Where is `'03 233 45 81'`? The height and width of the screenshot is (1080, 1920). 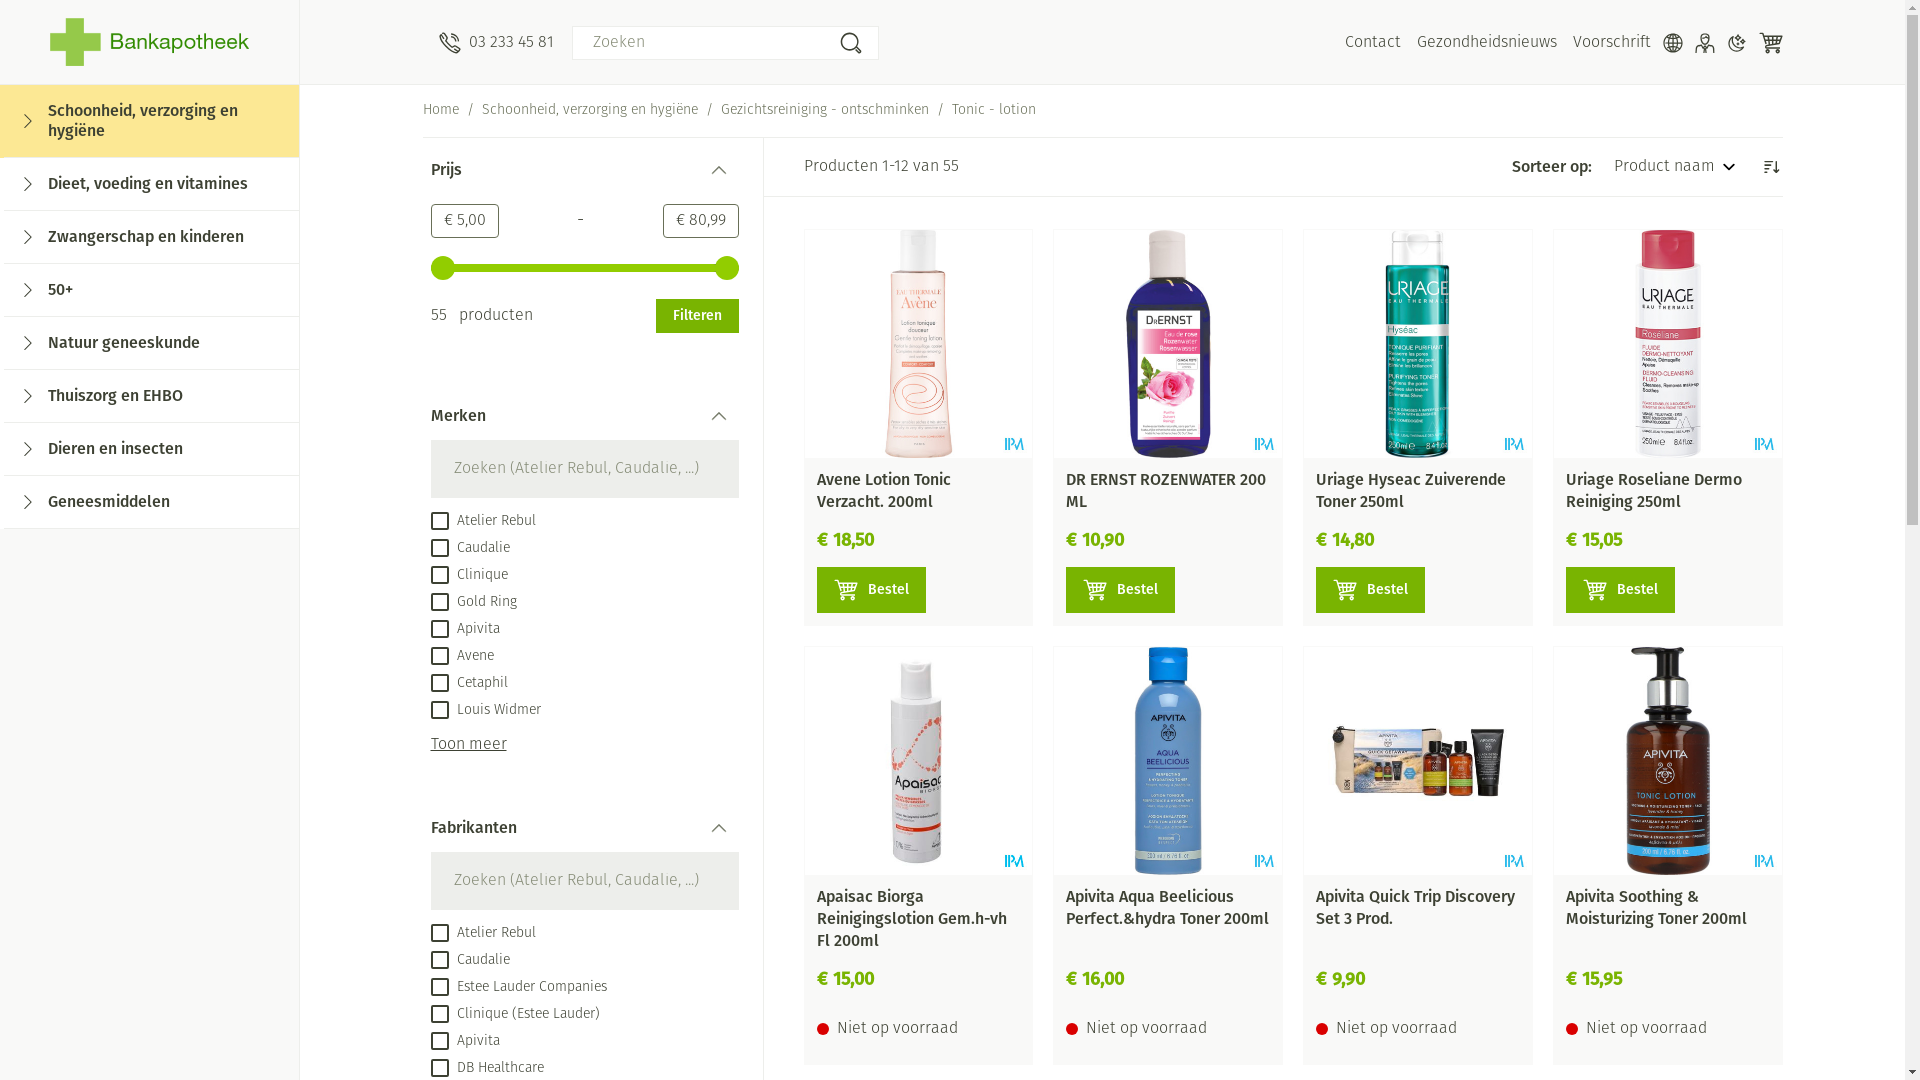 '03 233 45 81' is located at coordinates (436, 42).